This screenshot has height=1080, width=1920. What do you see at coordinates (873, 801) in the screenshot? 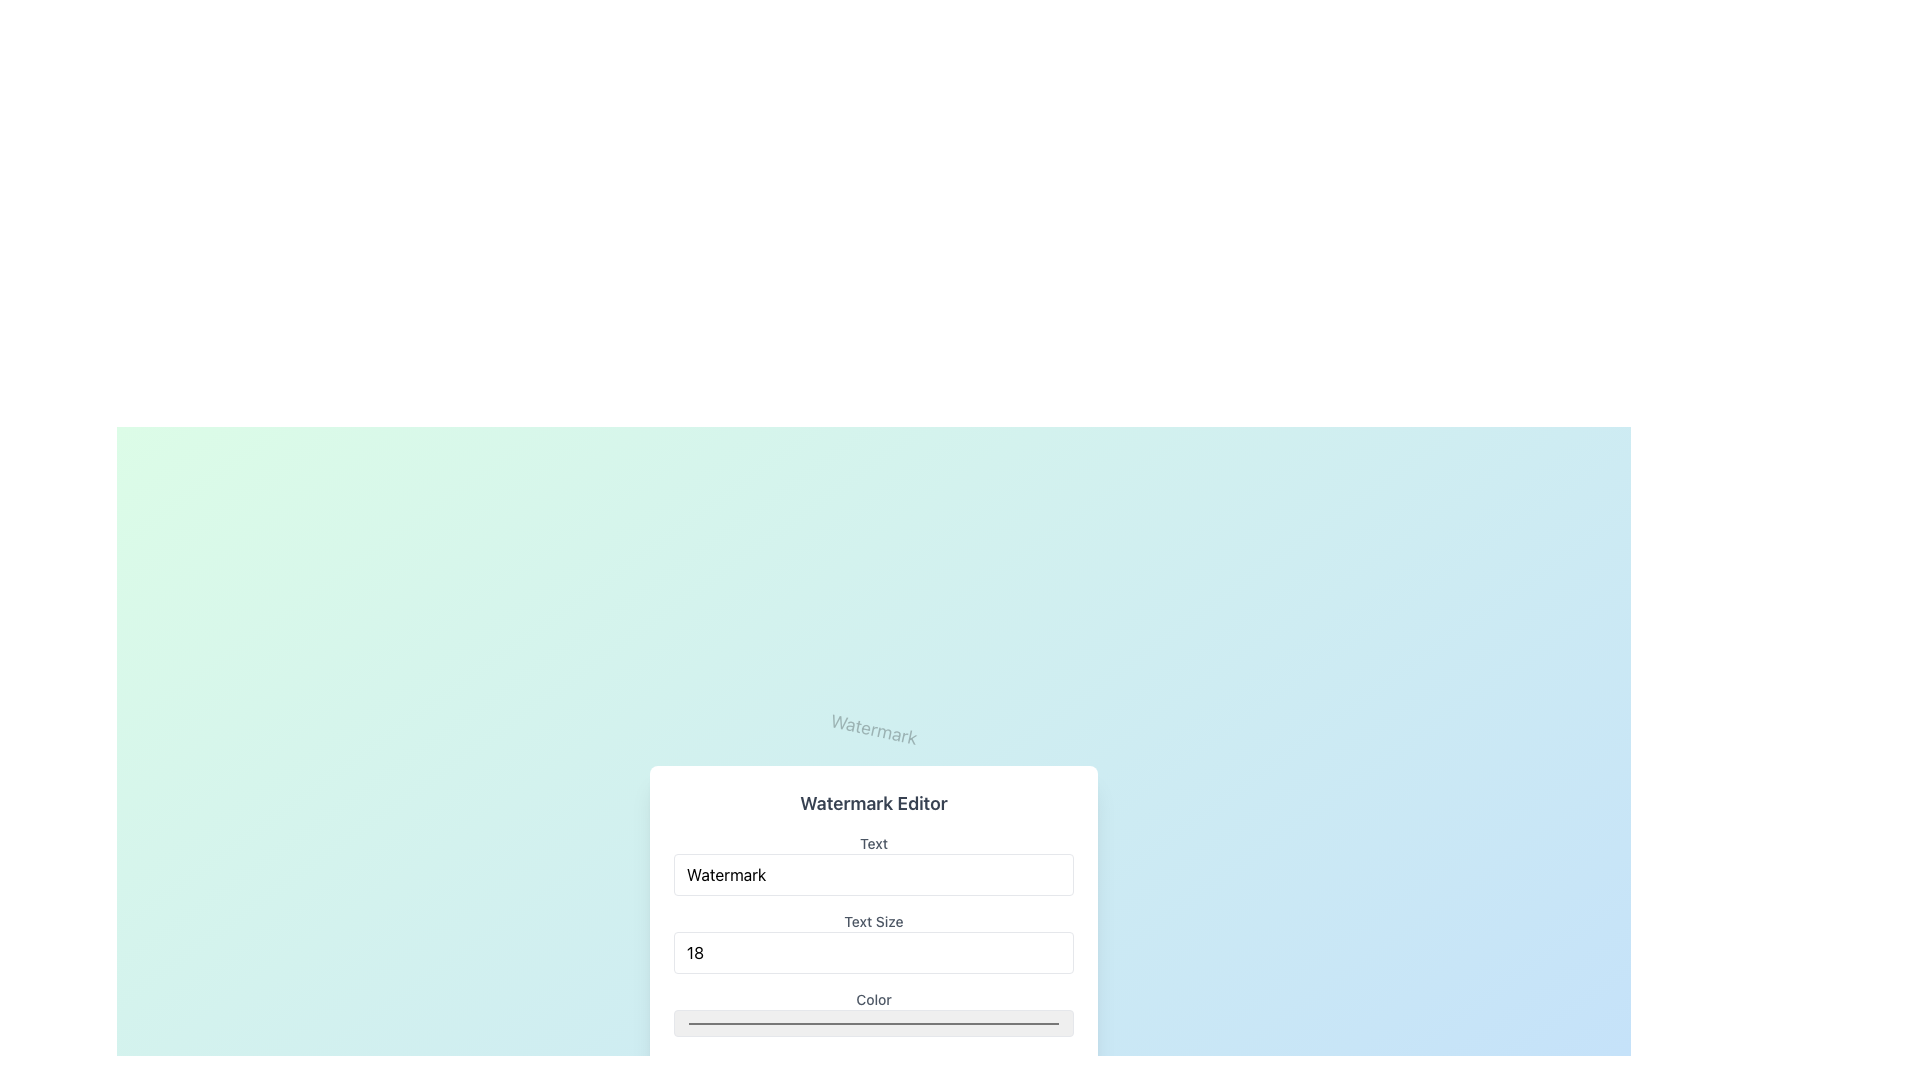
I see `the static text label that serves as the title for the 'Watermark Editor' section` at bounding box center [873, 801].